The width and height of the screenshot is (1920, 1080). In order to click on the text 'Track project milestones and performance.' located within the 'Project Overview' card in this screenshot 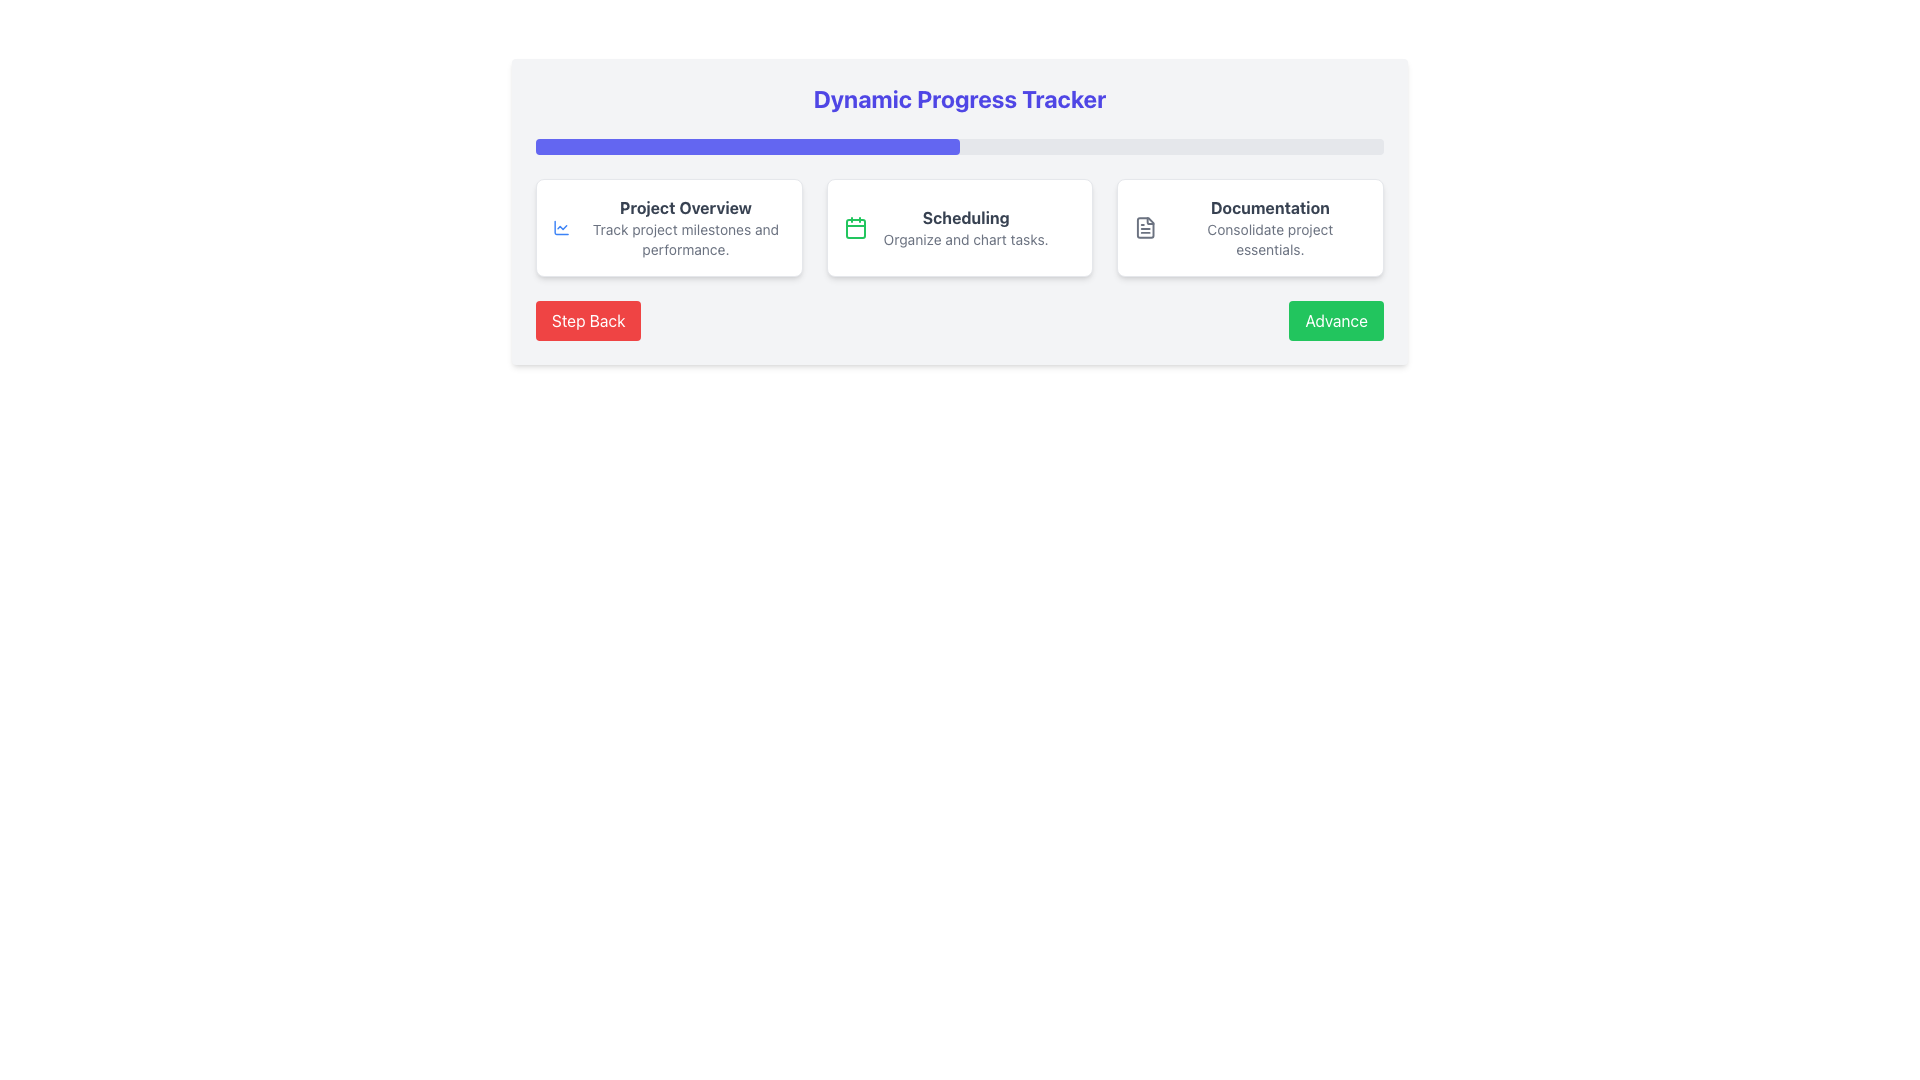, I will do `click(686, 238)`.